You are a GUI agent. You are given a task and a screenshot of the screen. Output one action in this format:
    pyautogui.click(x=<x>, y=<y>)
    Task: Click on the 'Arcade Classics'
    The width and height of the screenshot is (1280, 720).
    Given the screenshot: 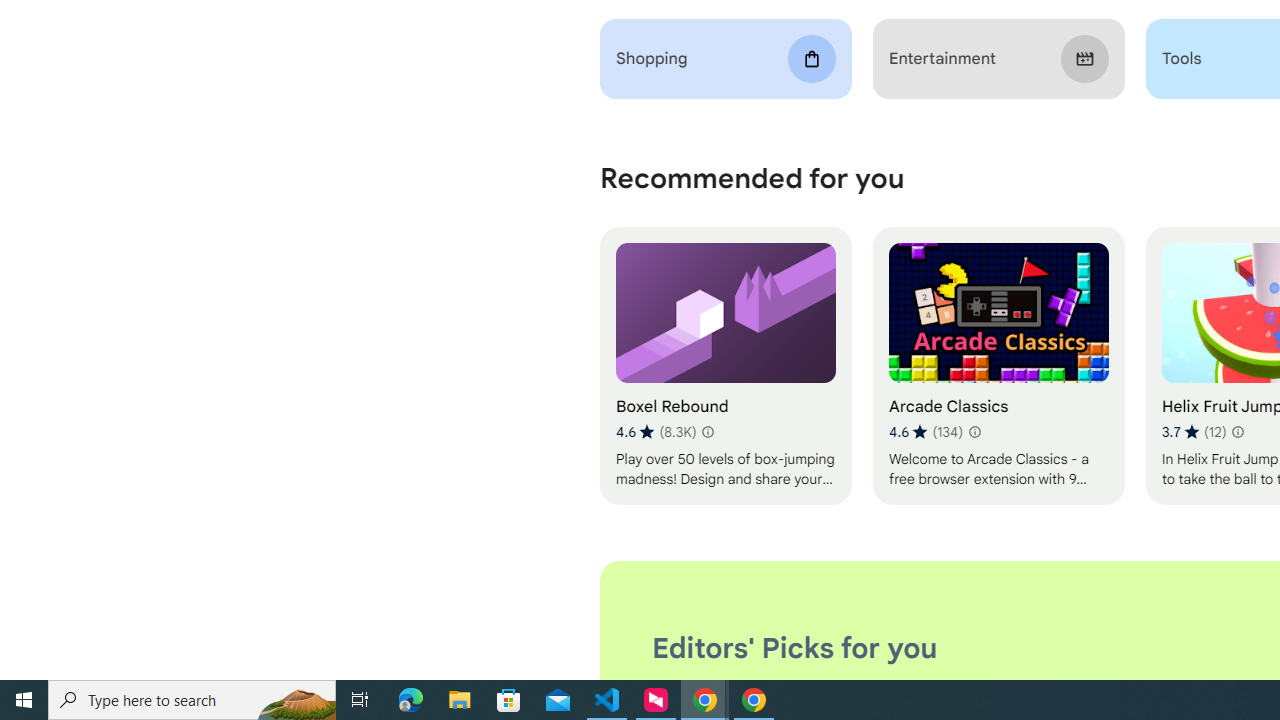 What is the action you would take?
    pyautogui.click(x=998, y=366)
    